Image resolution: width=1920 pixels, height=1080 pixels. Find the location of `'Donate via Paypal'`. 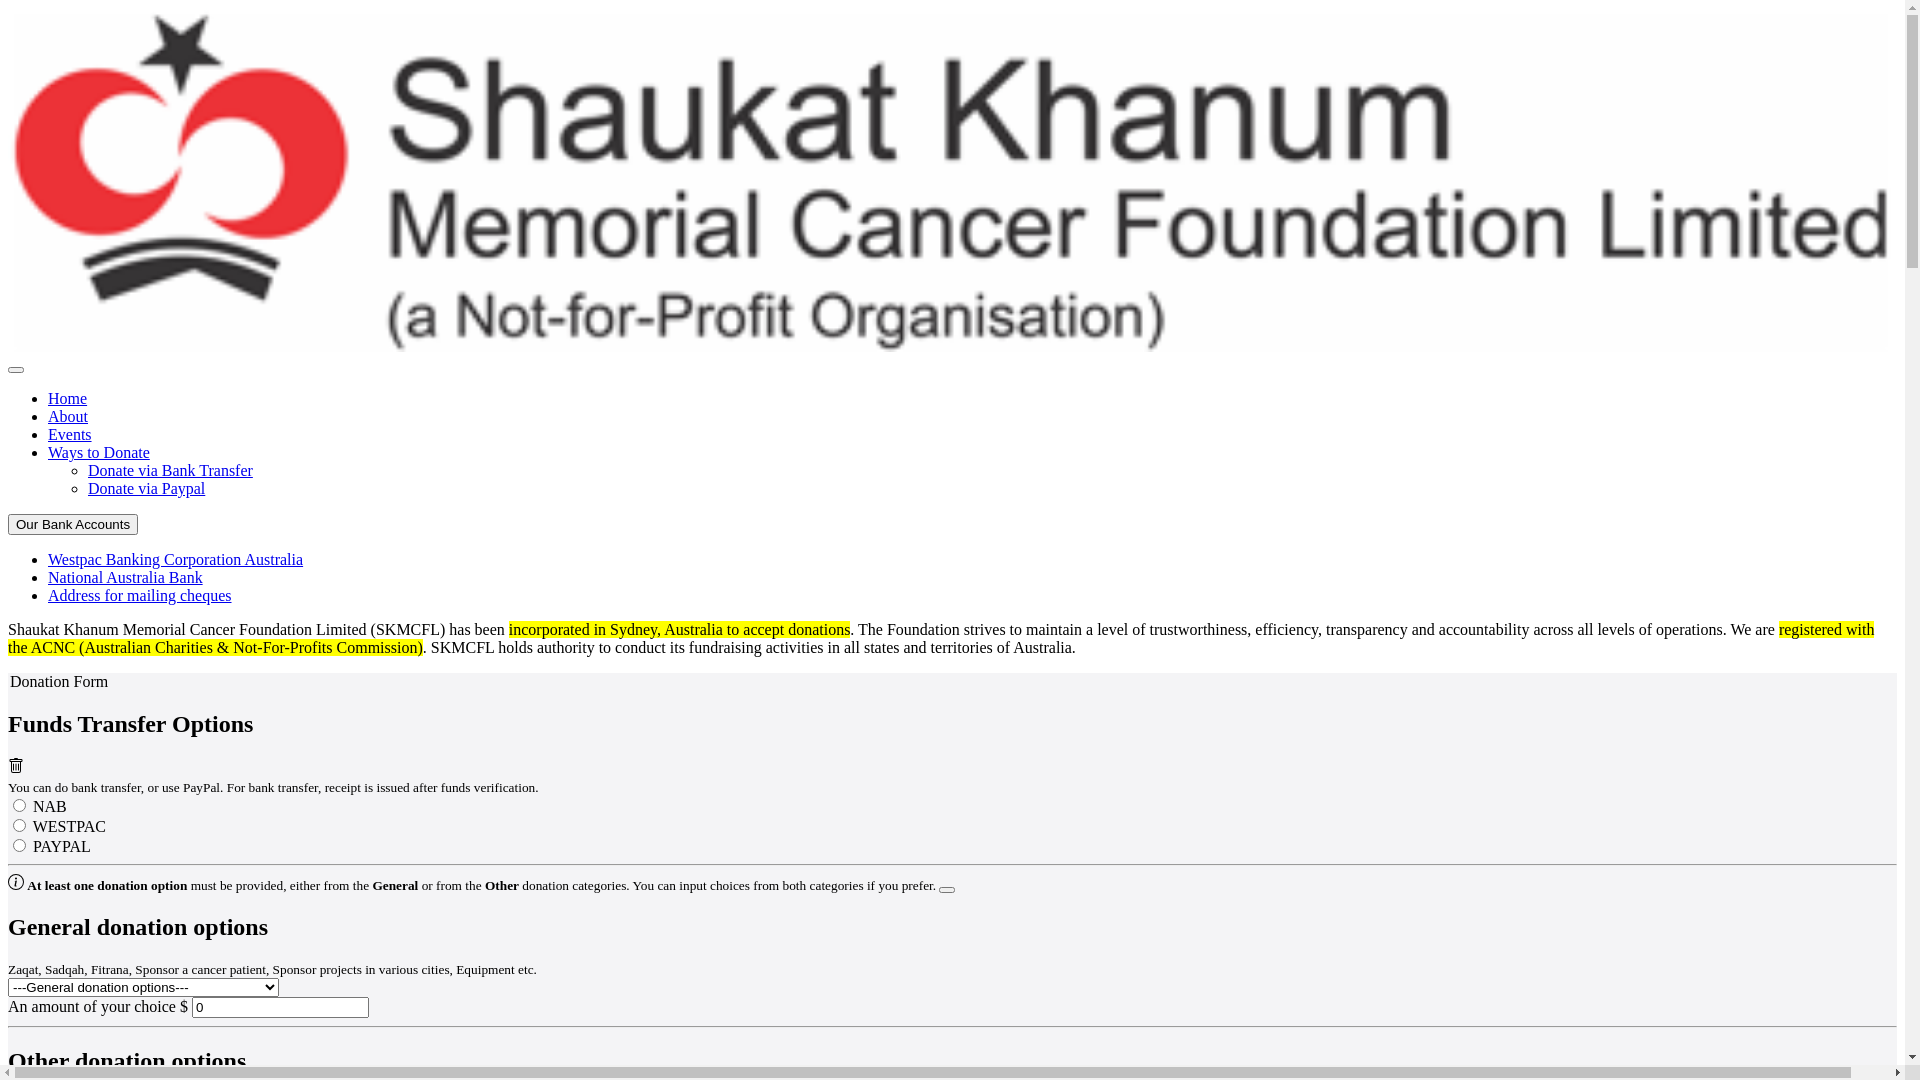

'Donate via Paypal' is located at coordinates (145, 488).